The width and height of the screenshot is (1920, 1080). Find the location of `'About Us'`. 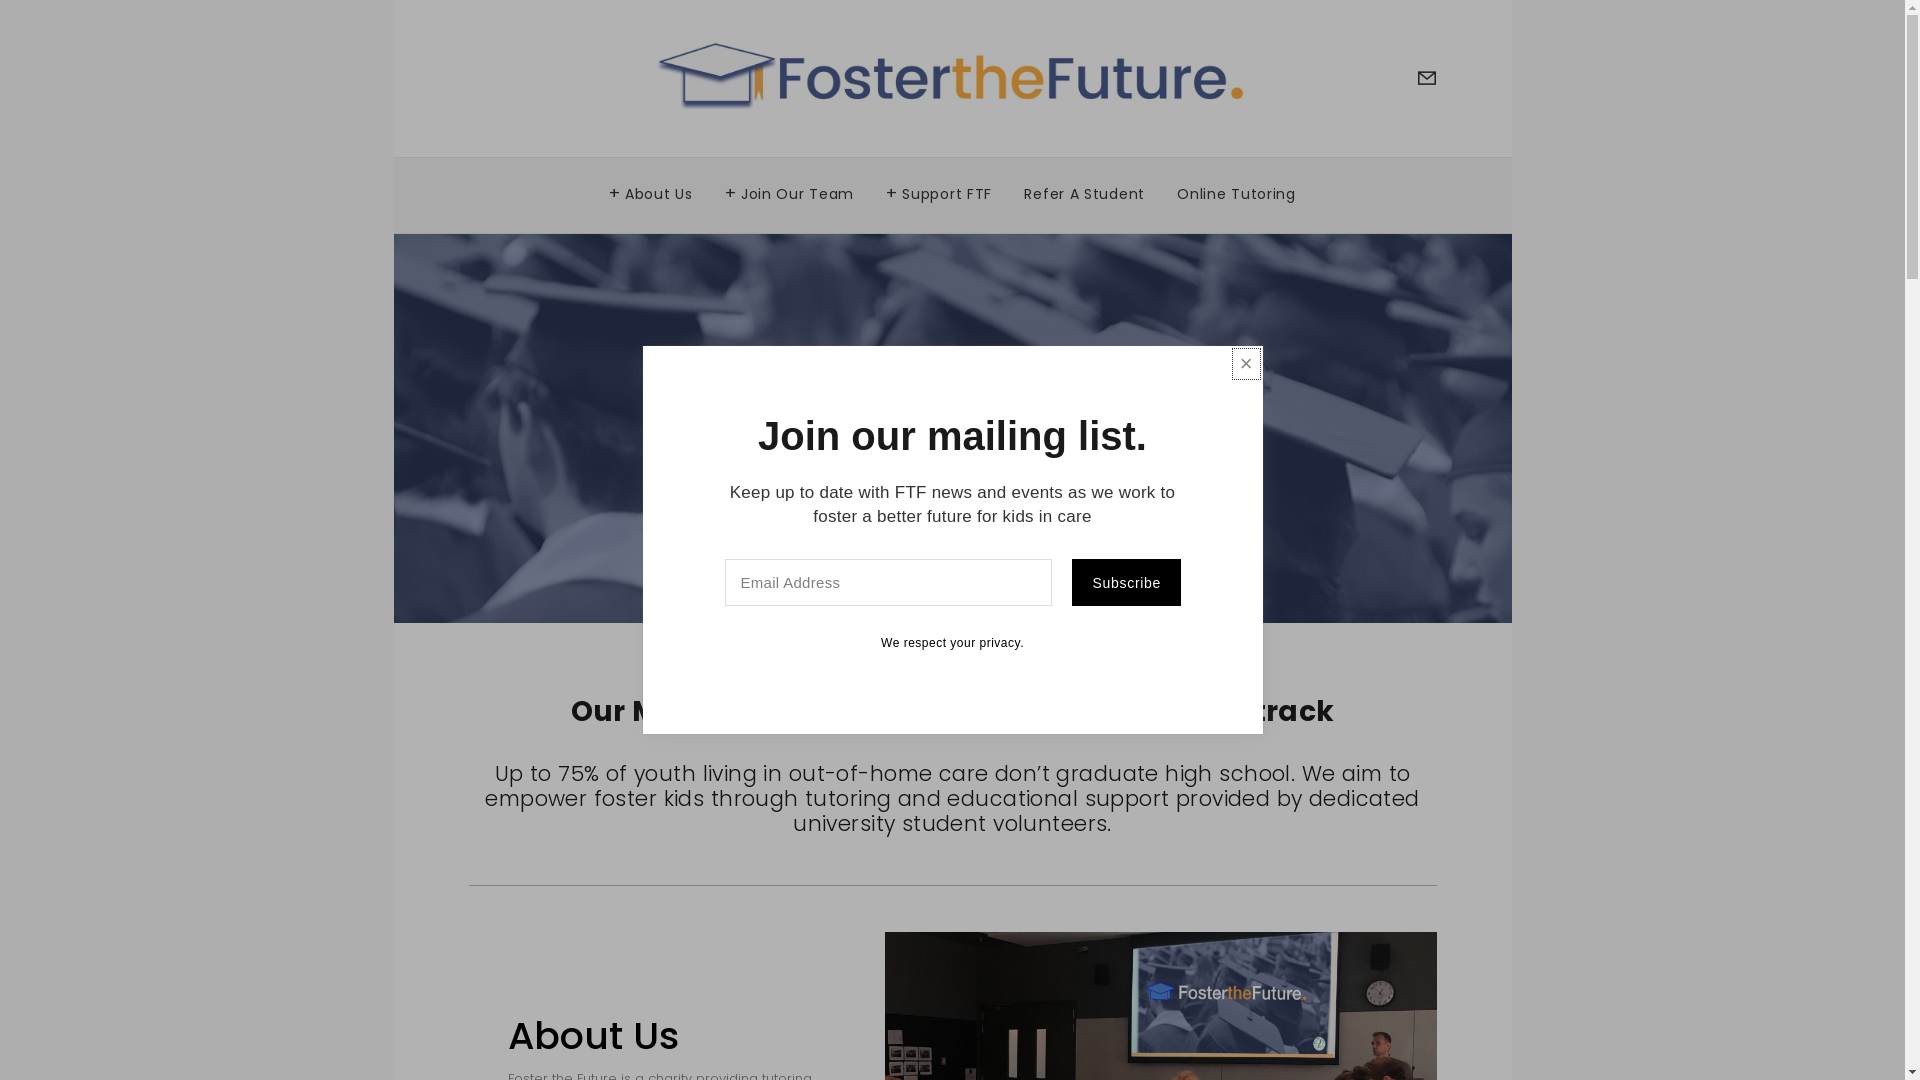

'About Us' is located at coordinates (651, 188).